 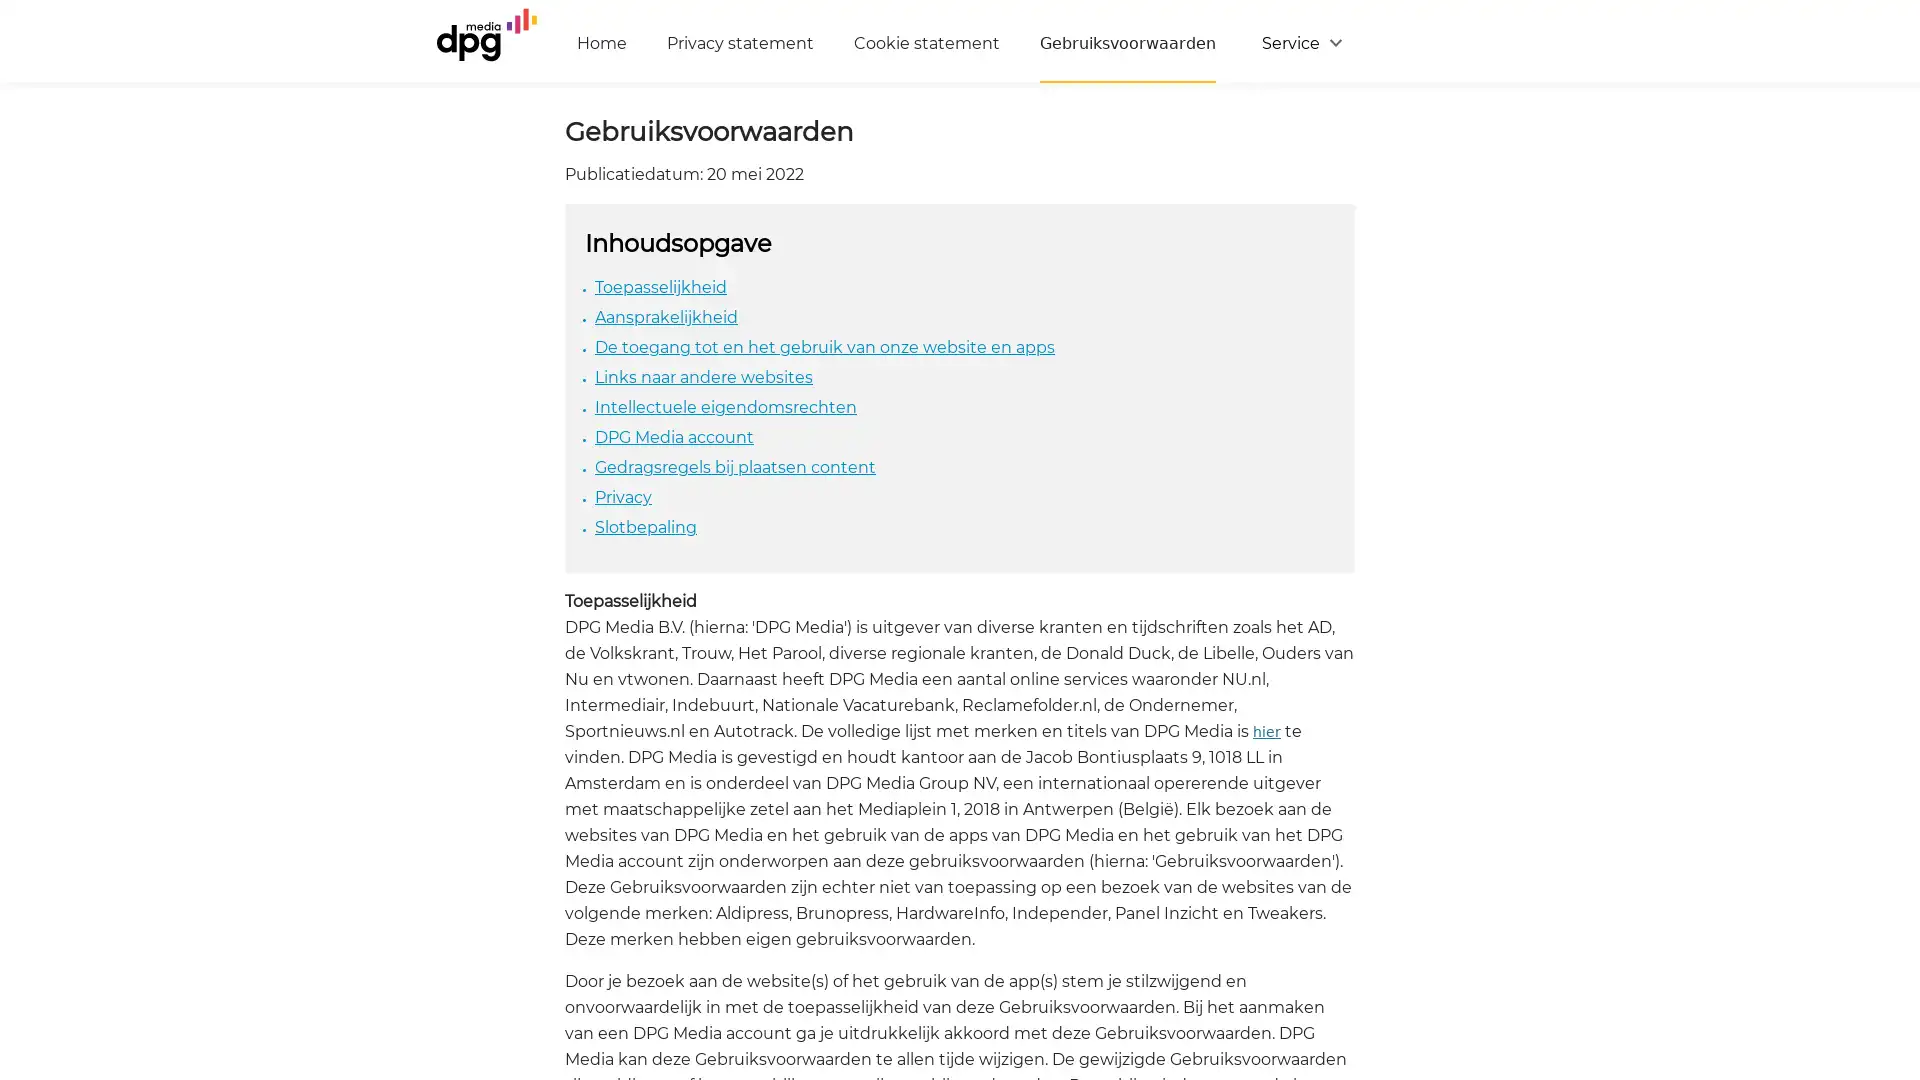 What do you see at coordinates (1894, 834) in the screenshot?
I see `close icon` at bounding box center [1894, 834].